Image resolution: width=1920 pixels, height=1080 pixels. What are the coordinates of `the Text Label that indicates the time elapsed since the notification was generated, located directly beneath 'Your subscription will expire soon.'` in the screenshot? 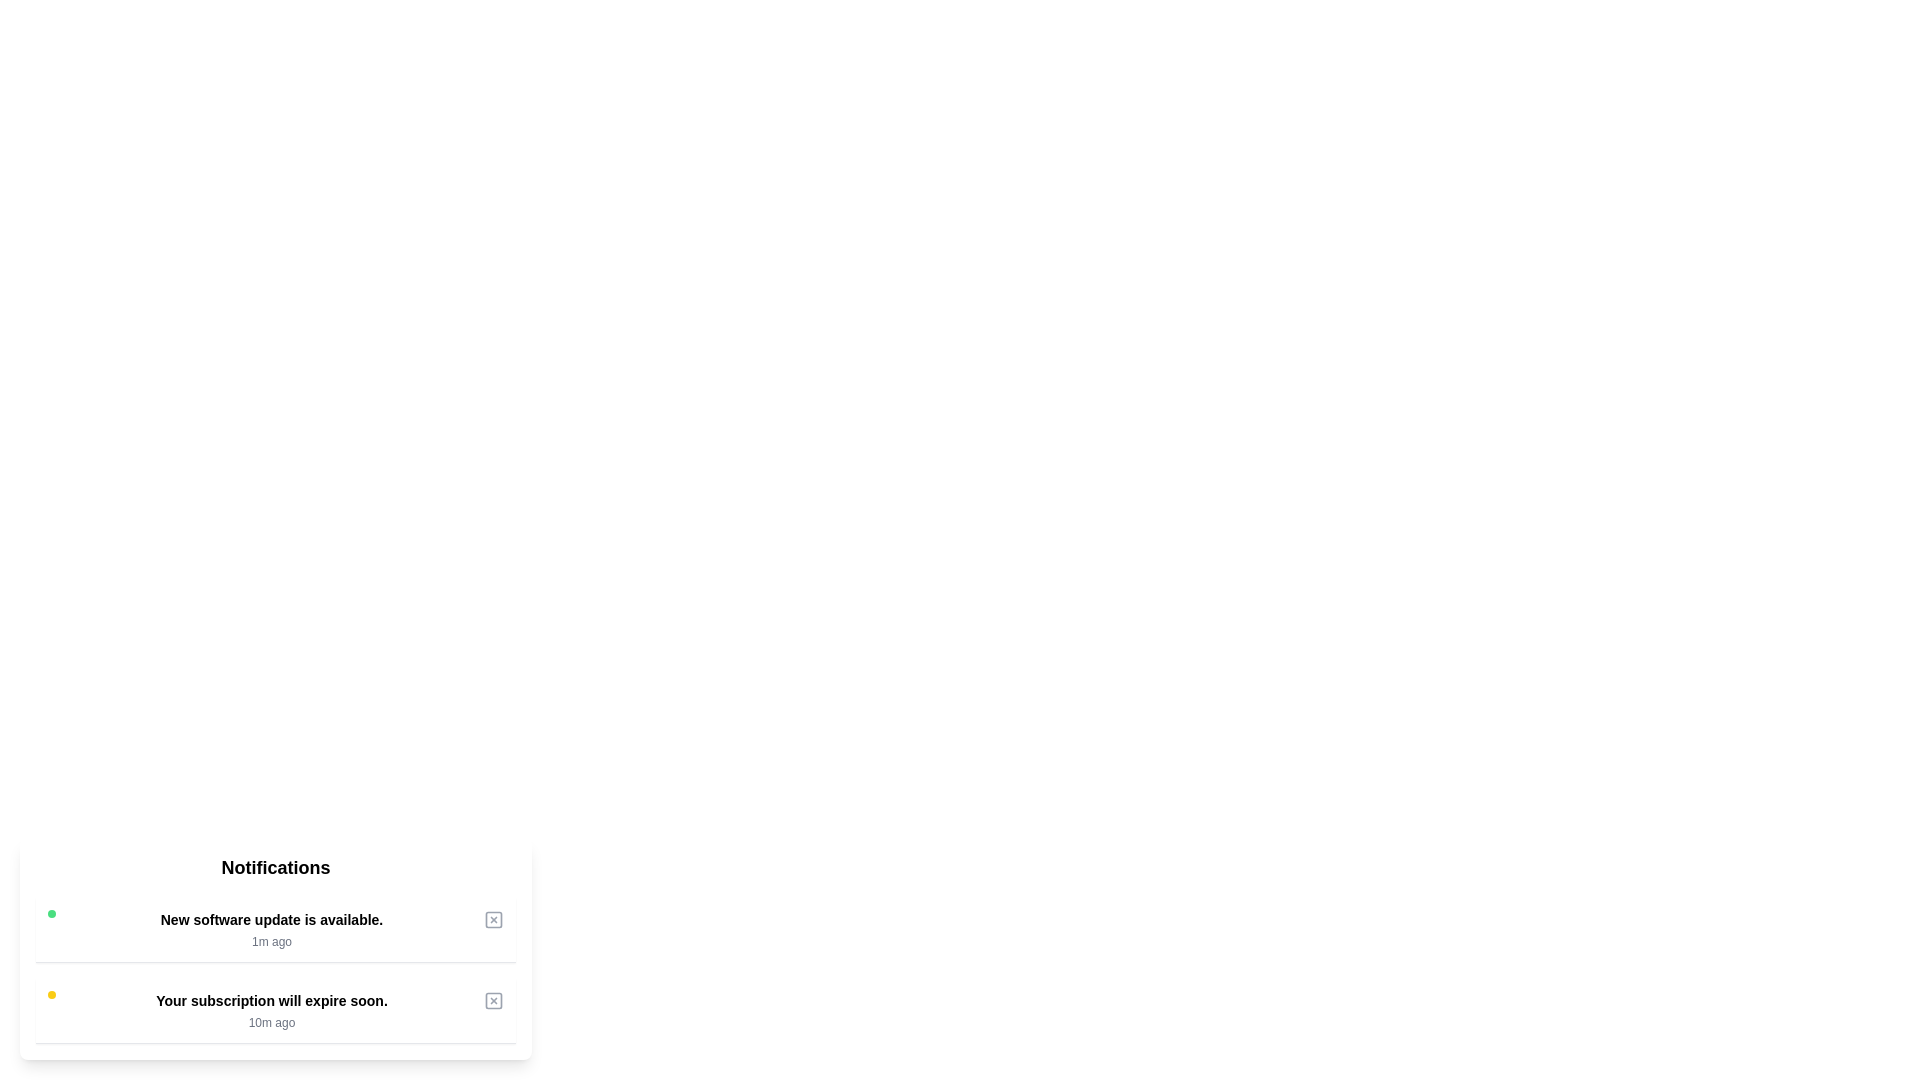 It's located at (271, 1022).